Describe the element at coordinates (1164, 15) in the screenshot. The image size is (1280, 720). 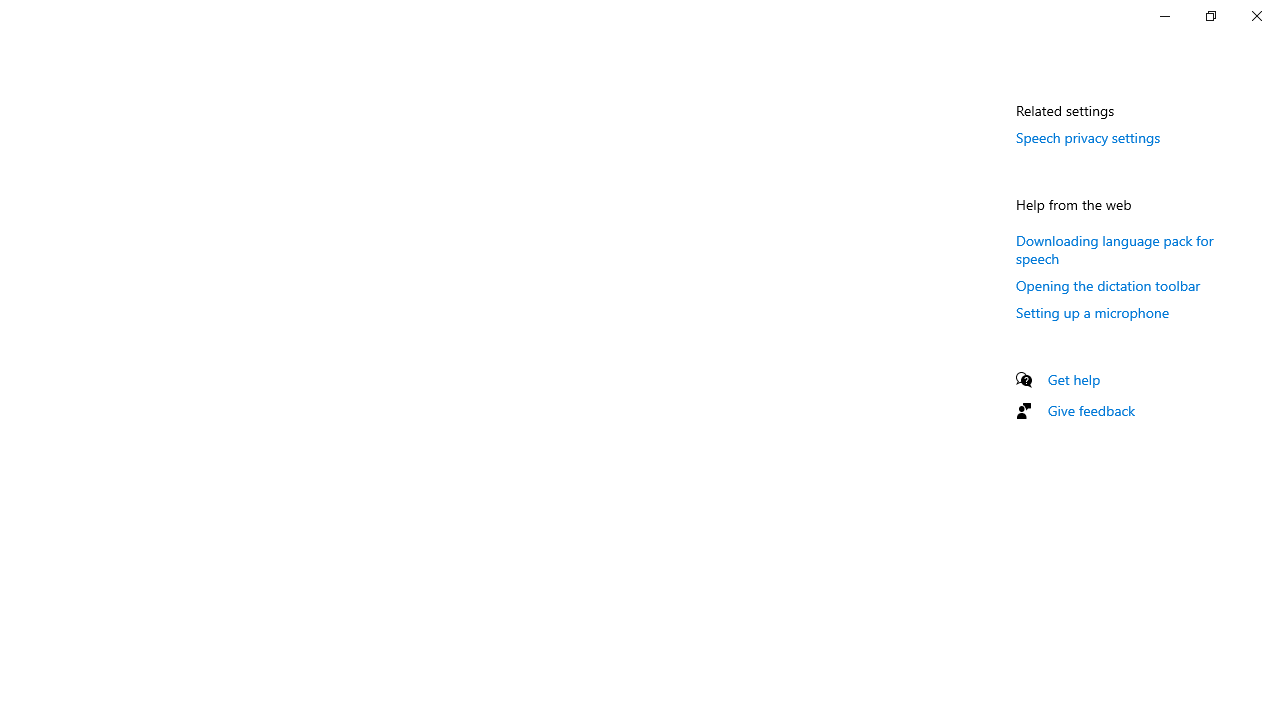
I see `'Minimize Settings'` at that location.